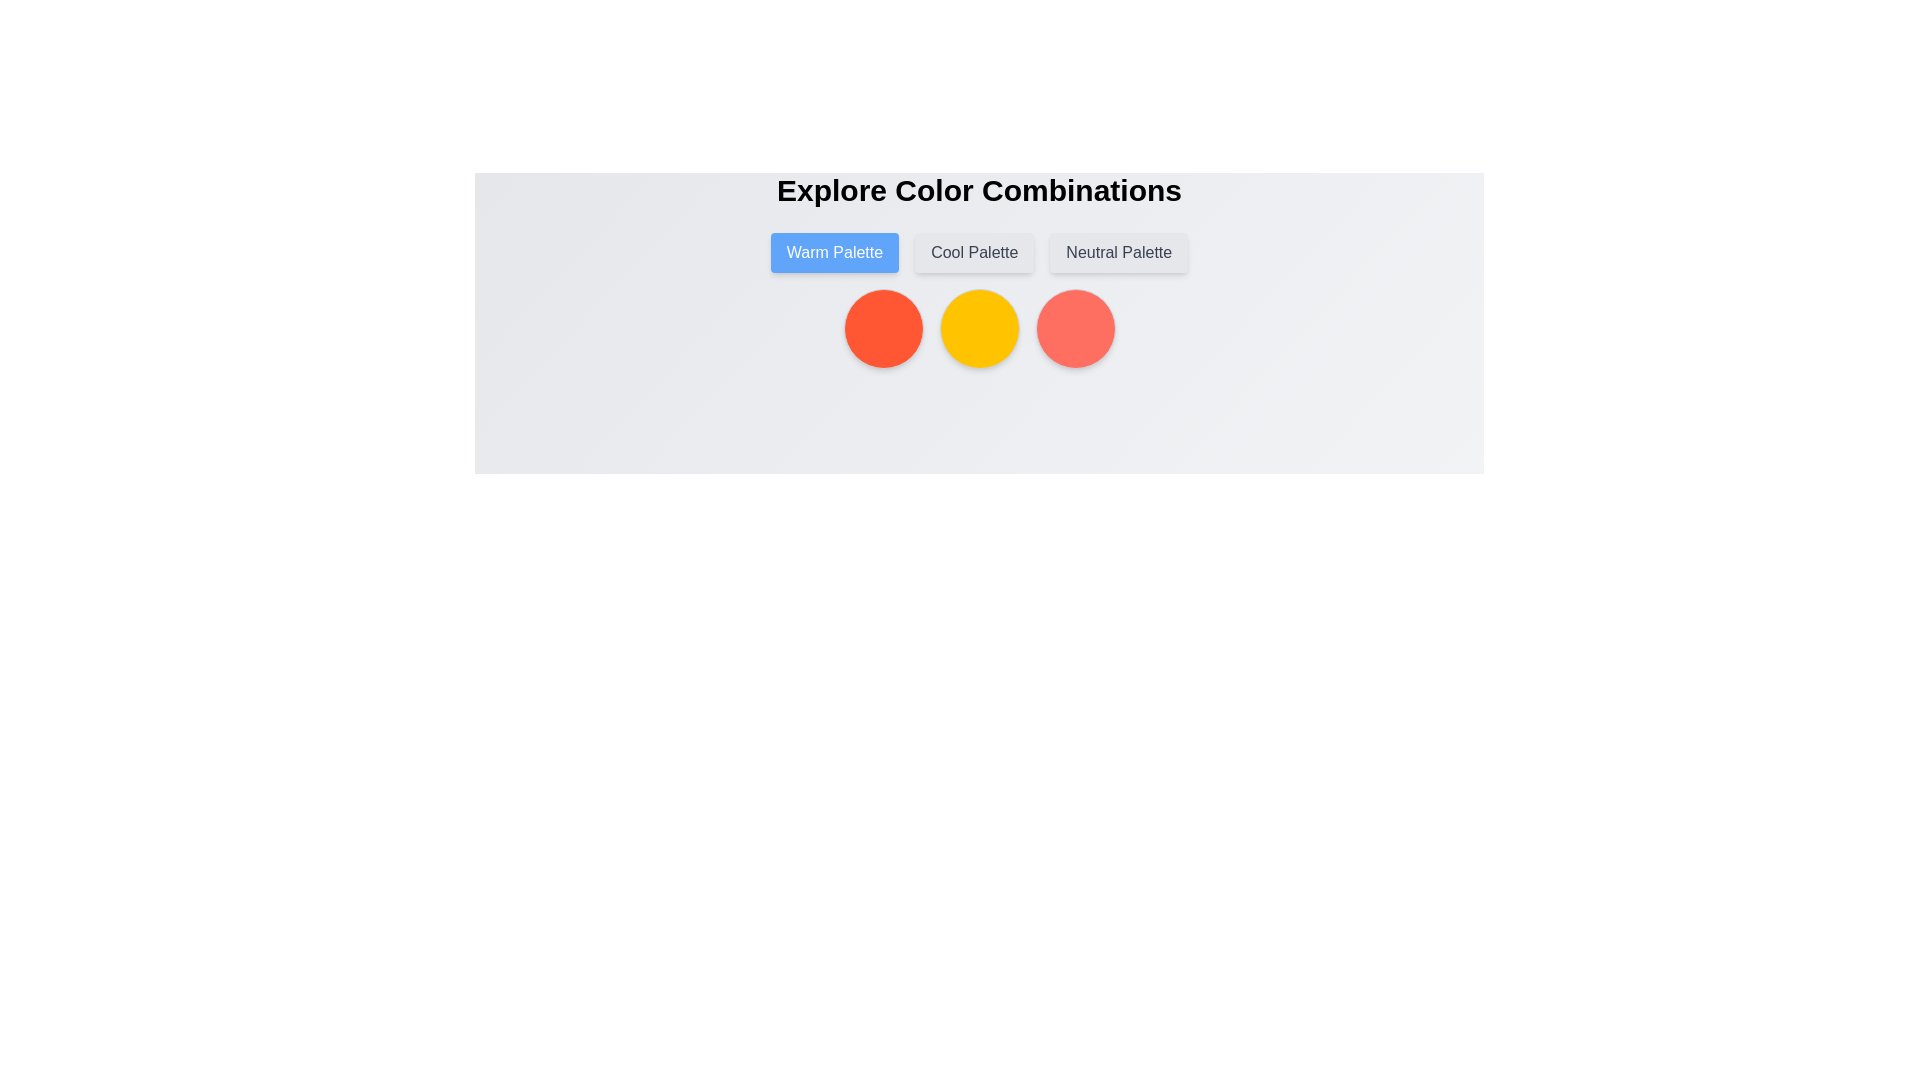  What do you see at coordinates (974, 252) in the screenshot?
I see `the 'Cool Palette' button, which is a rectangular button with a light gray background and gray text, located between the 'Warm Palette' and 'Neutral Palette' buttons, below the 'Explore Color Combinations' headline` at bounding box center [974, 252].